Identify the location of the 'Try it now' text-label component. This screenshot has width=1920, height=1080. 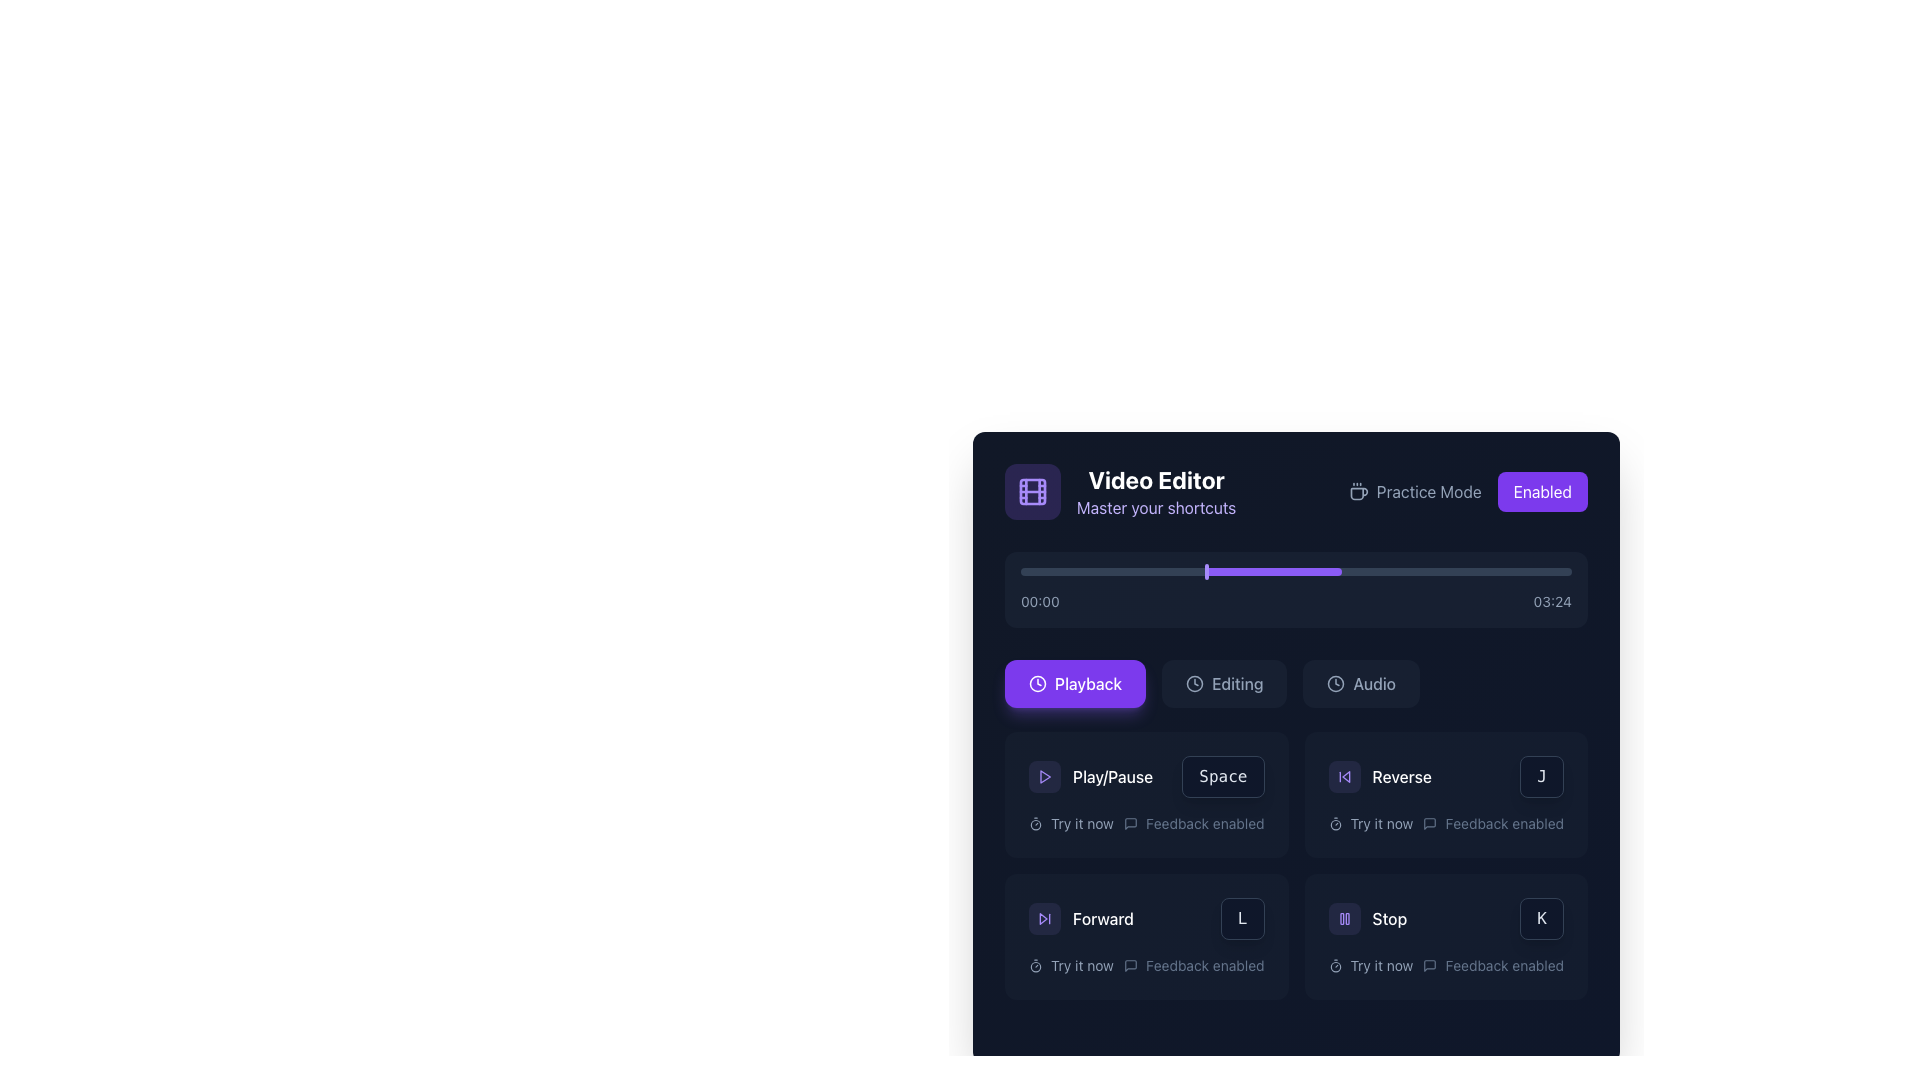
(1446, 964).